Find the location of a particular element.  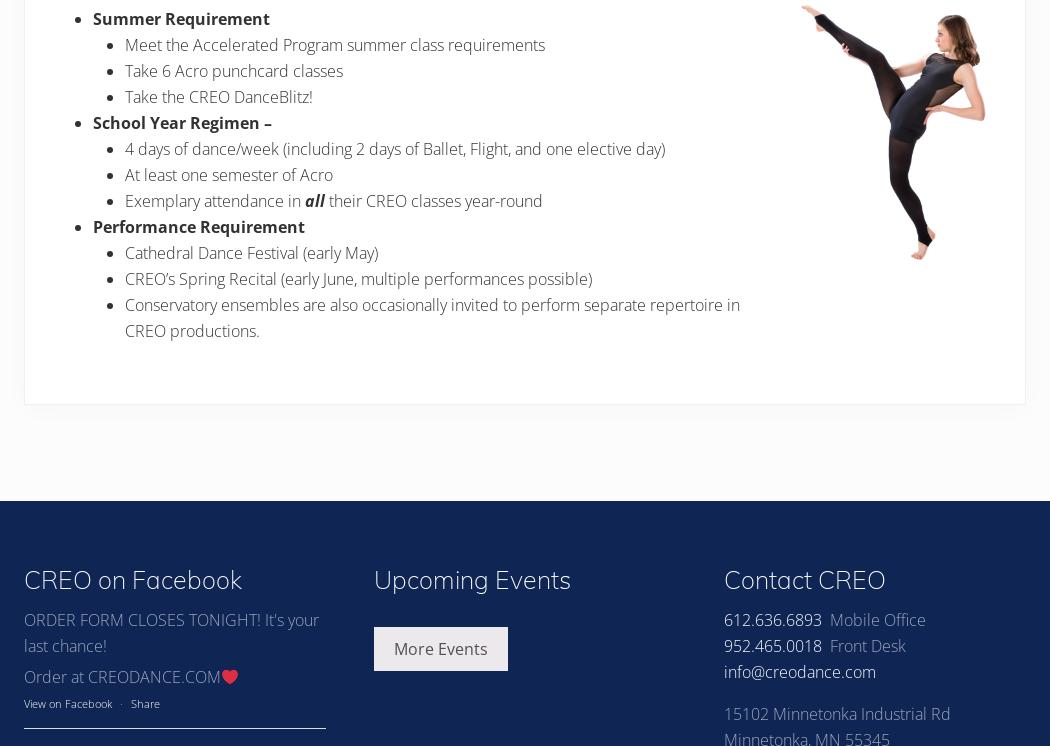

'all' is located at coordinates (315, 199).